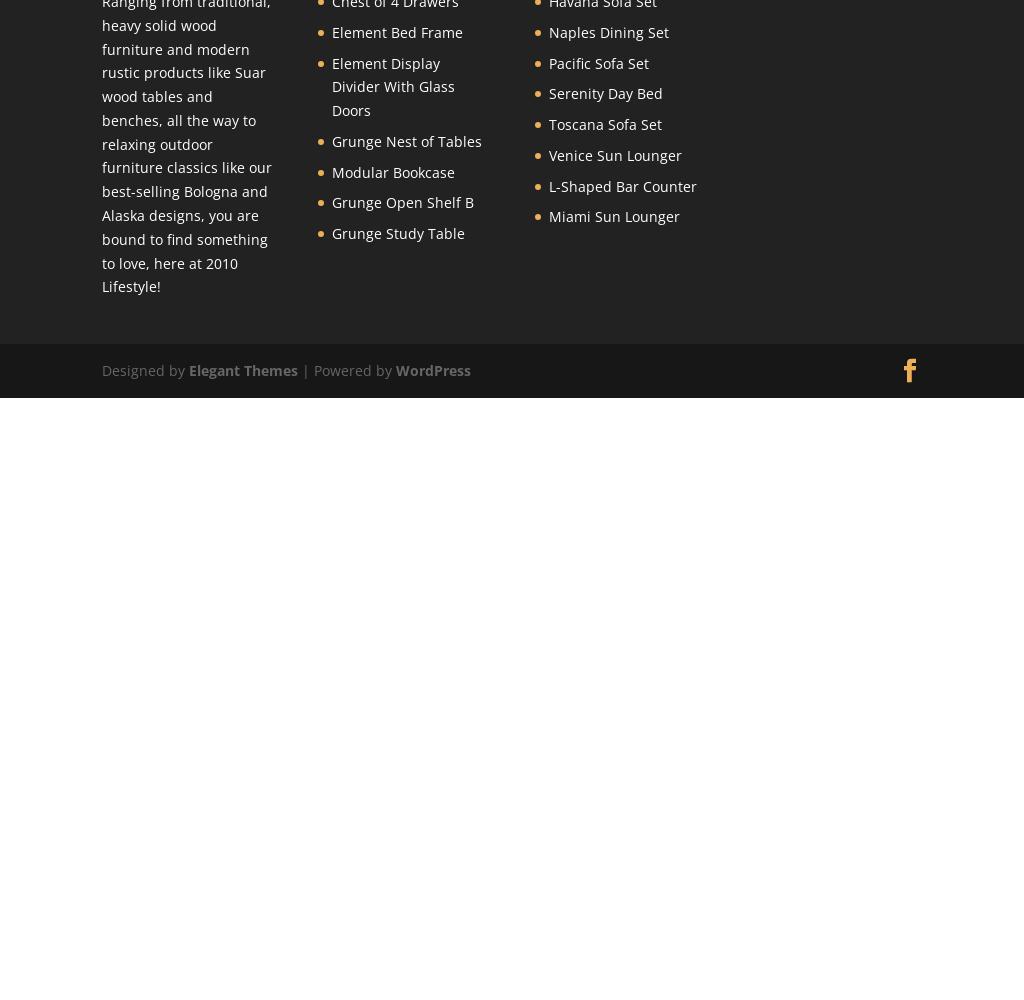 The width and height of the screenshot is (1024, 1000). I want to click on 'Serenity Day Bed', so click(604, 92).